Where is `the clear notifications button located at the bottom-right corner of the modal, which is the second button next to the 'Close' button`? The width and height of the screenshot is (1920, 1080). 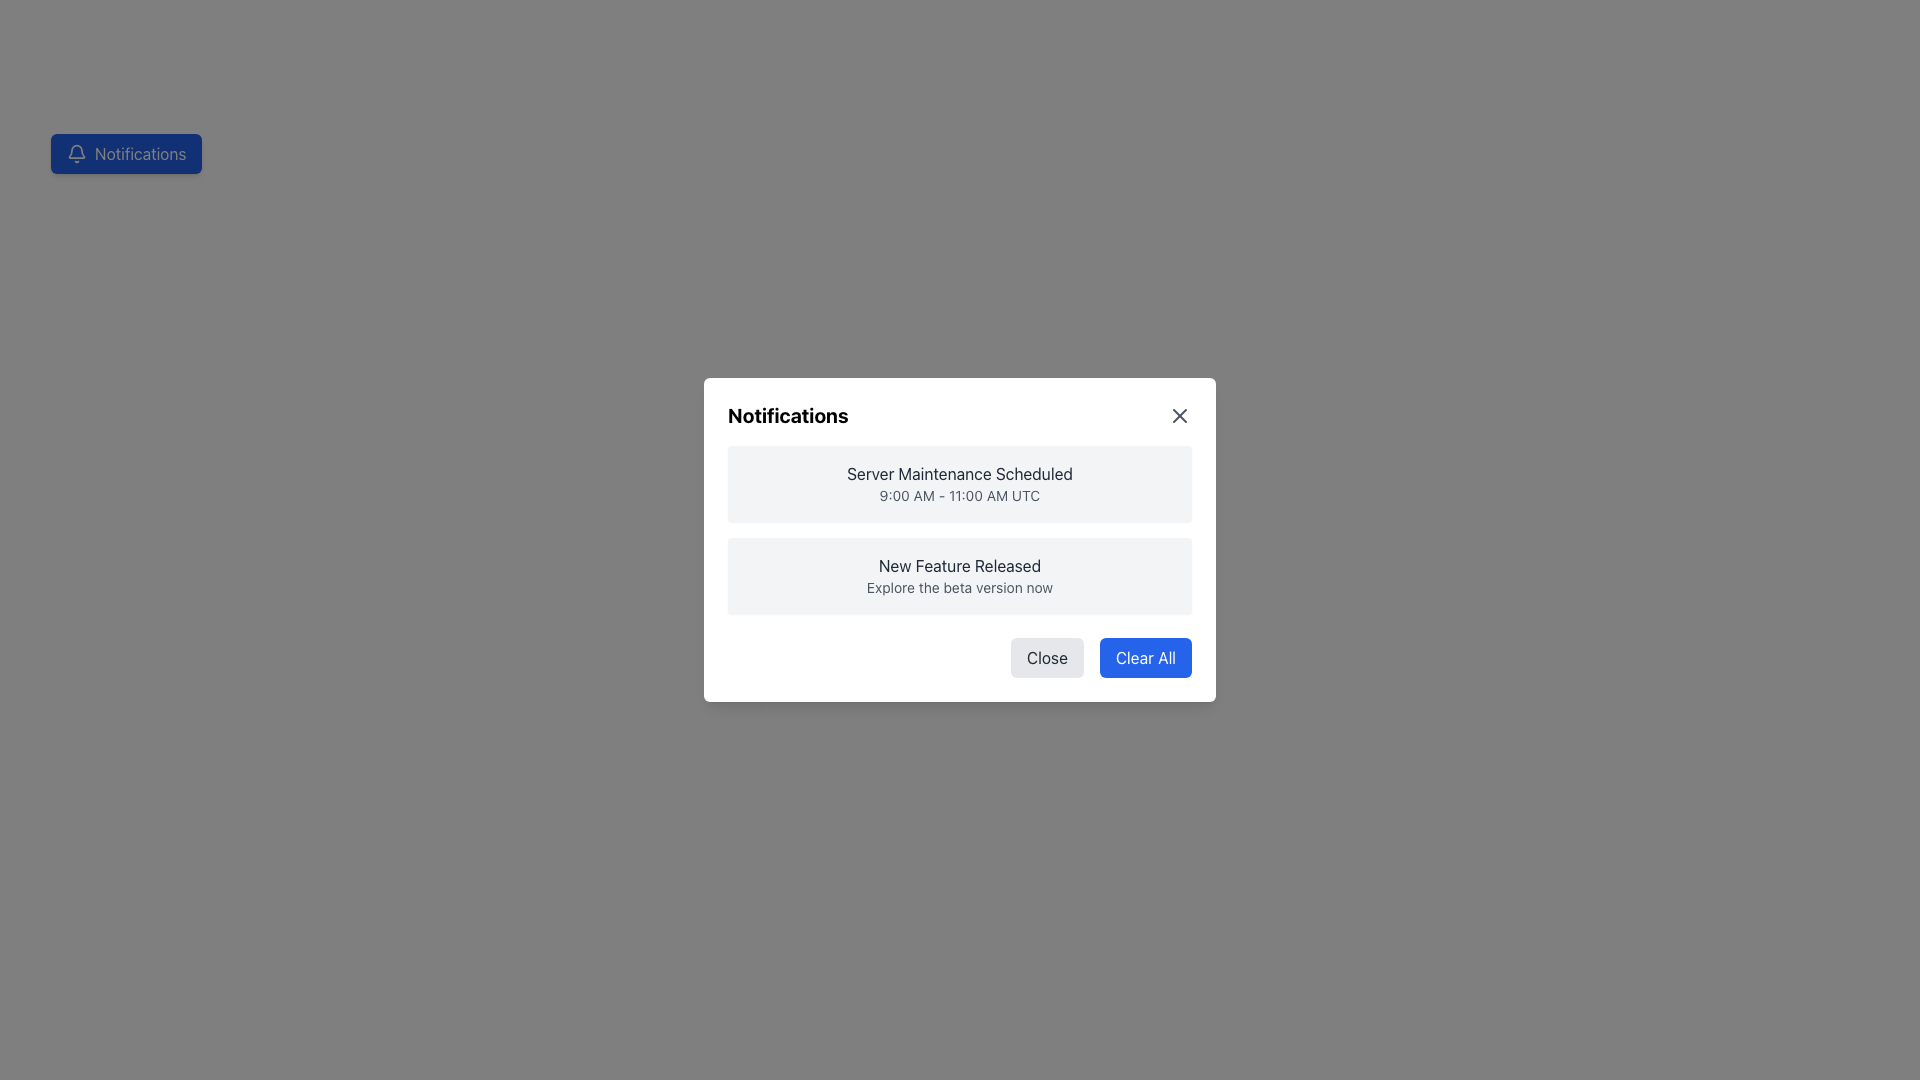 the clear notifications button located at the bottom-right corner of the modal, which is the second button next to the 'Close' button is located at coordinates (1145, 658).